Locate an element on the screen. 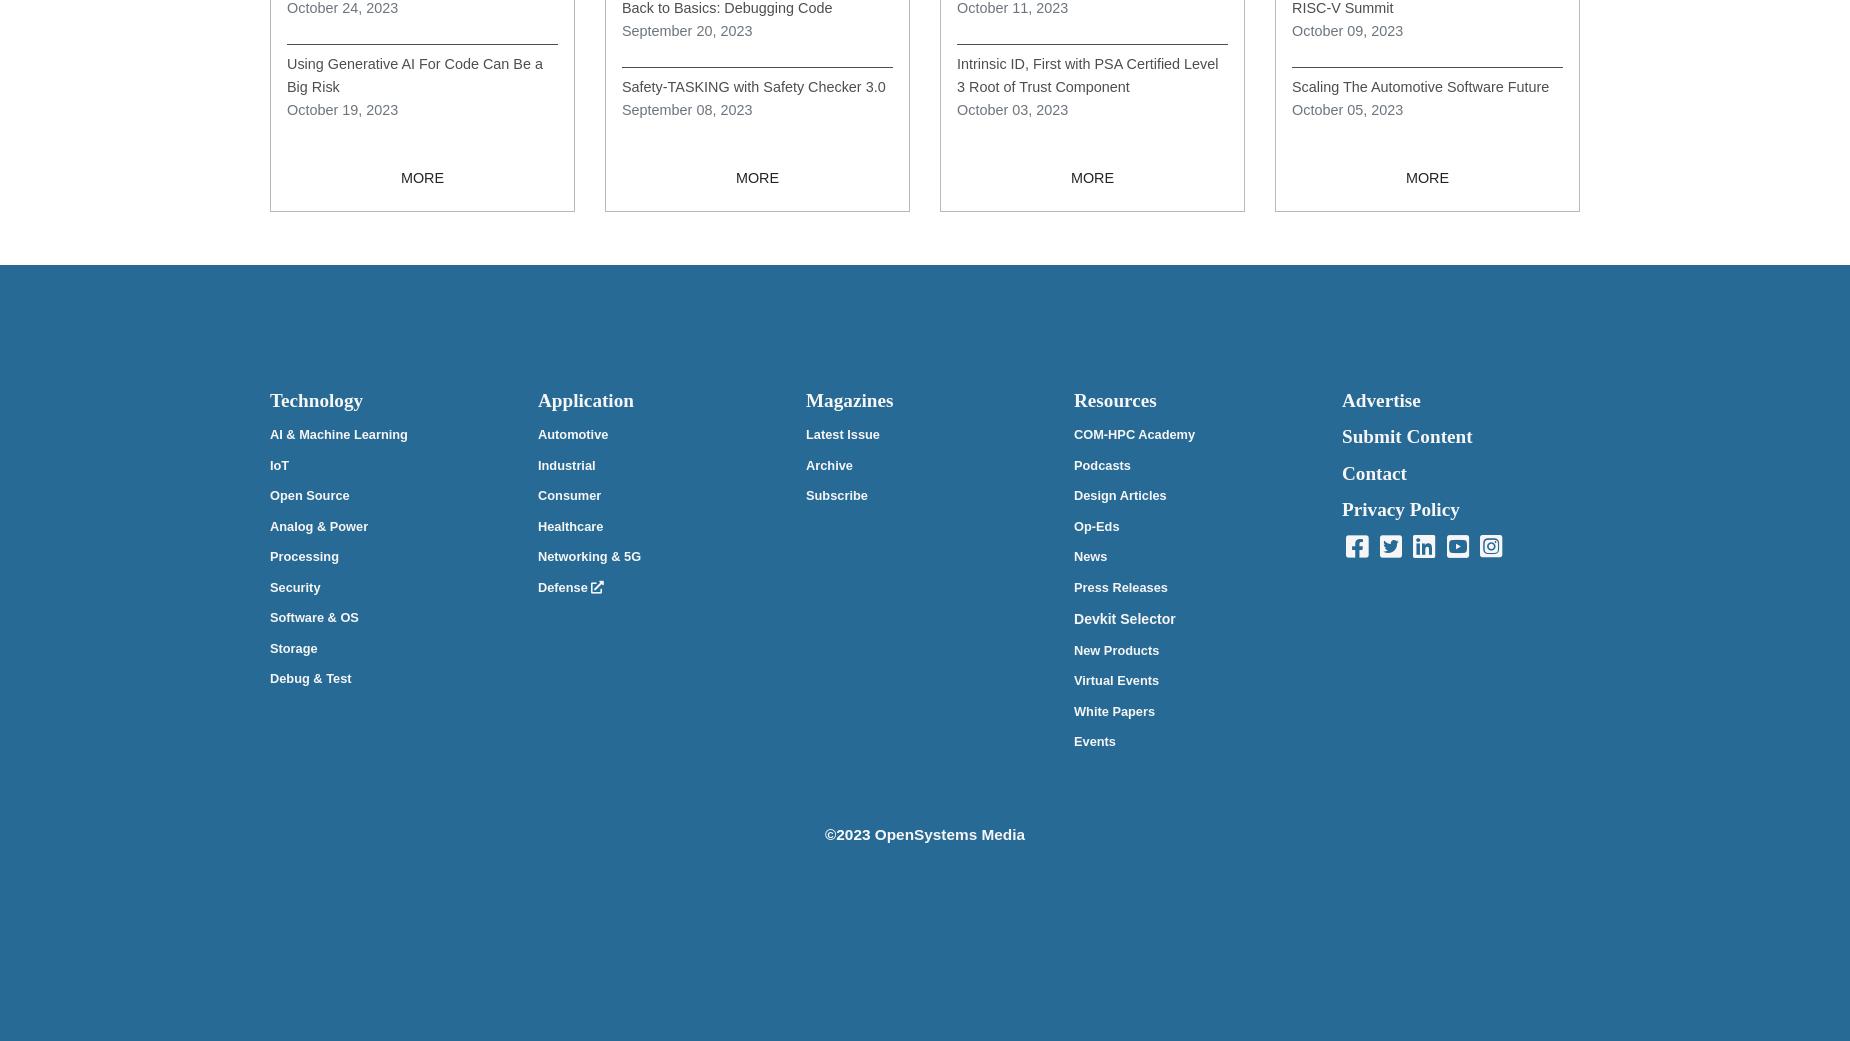 The height and width of the screenshot is (1041, 1850). 'Contact' is located at coordinates (1373, 471).